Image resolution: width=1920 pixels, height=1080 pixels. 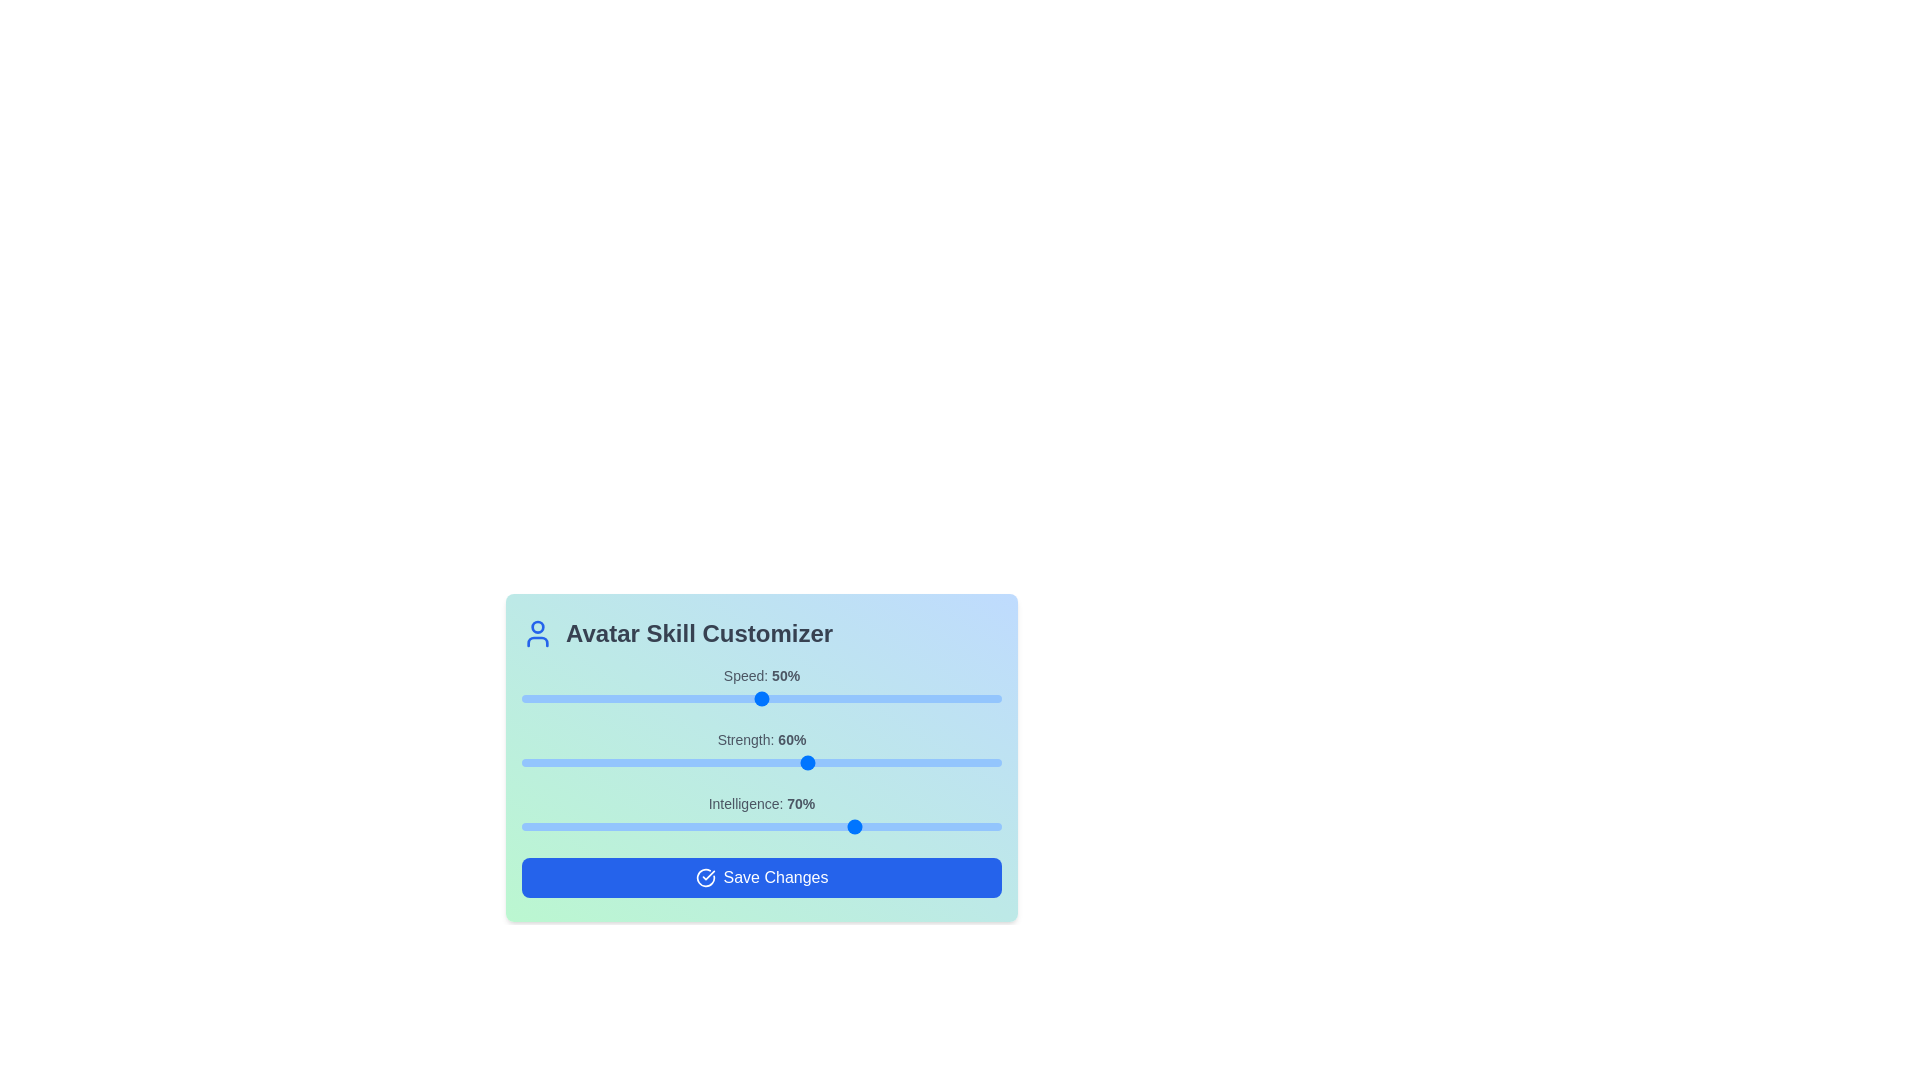 I want to click on strength, so click(x=900, y=763).